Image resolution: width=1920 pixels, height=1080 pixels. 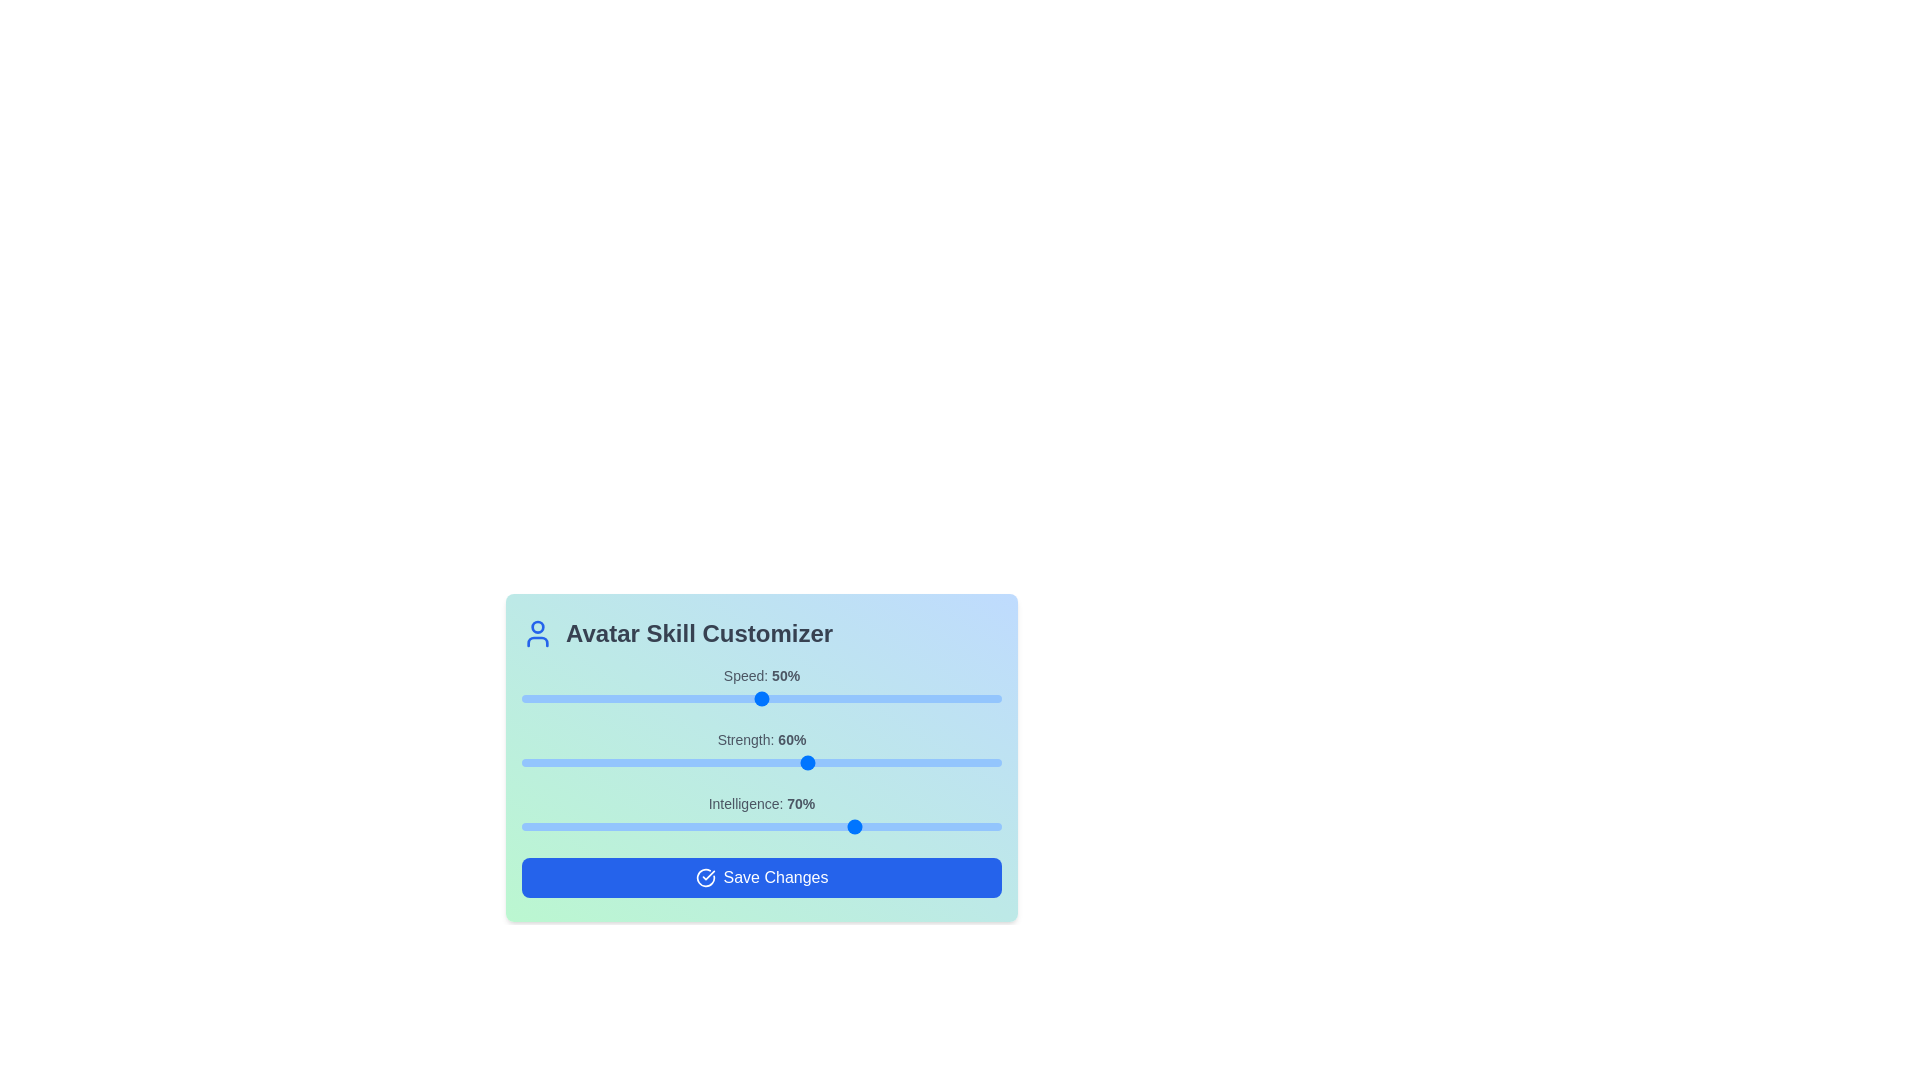 I want to click on strength, so click(x=900, y=763).